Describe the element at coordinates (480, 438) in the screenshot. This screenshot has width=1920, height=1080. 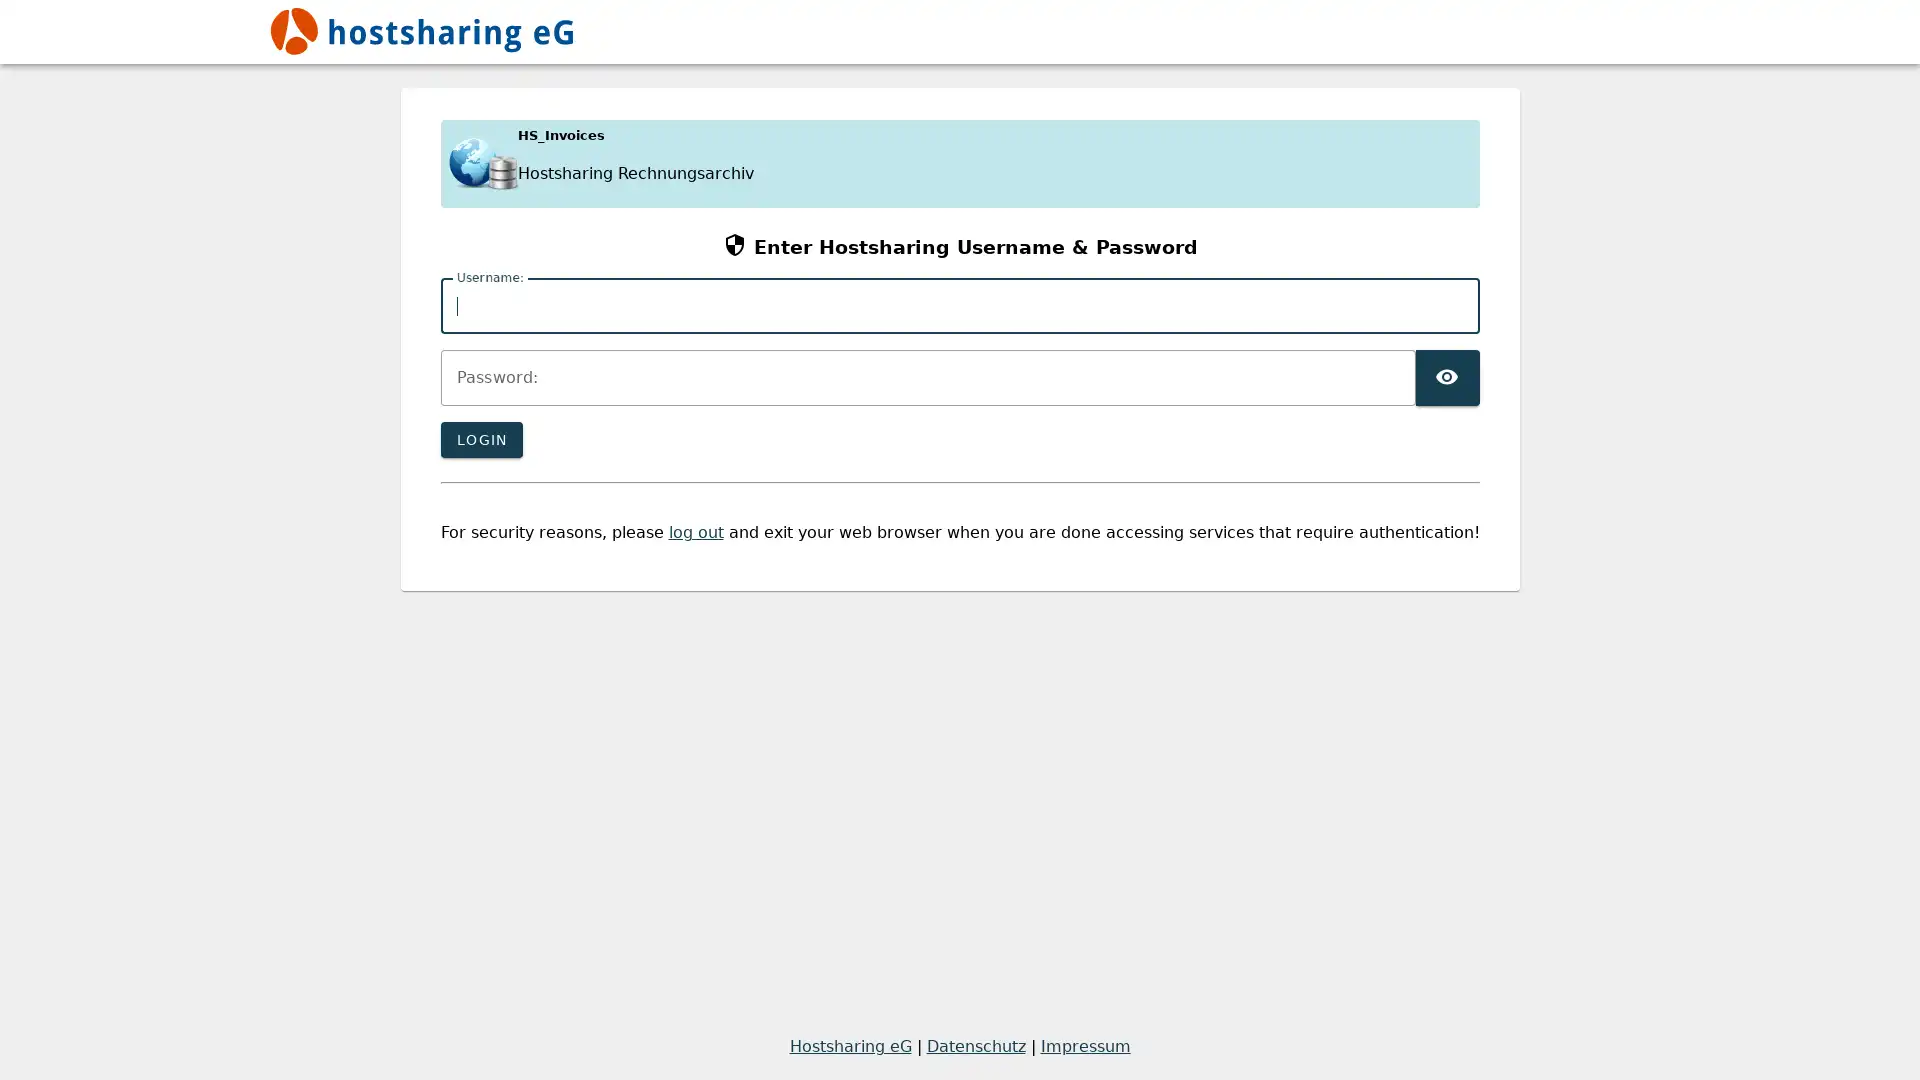
I see `LOGIN` at that location.